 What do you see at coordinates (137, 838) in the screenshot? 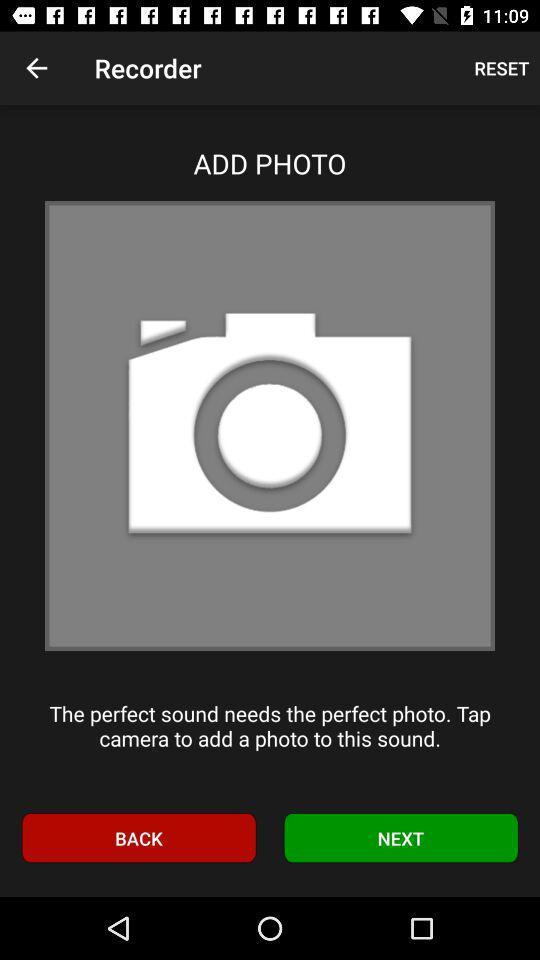
I see `the item next to next icon` at bounding box center [137, 838].